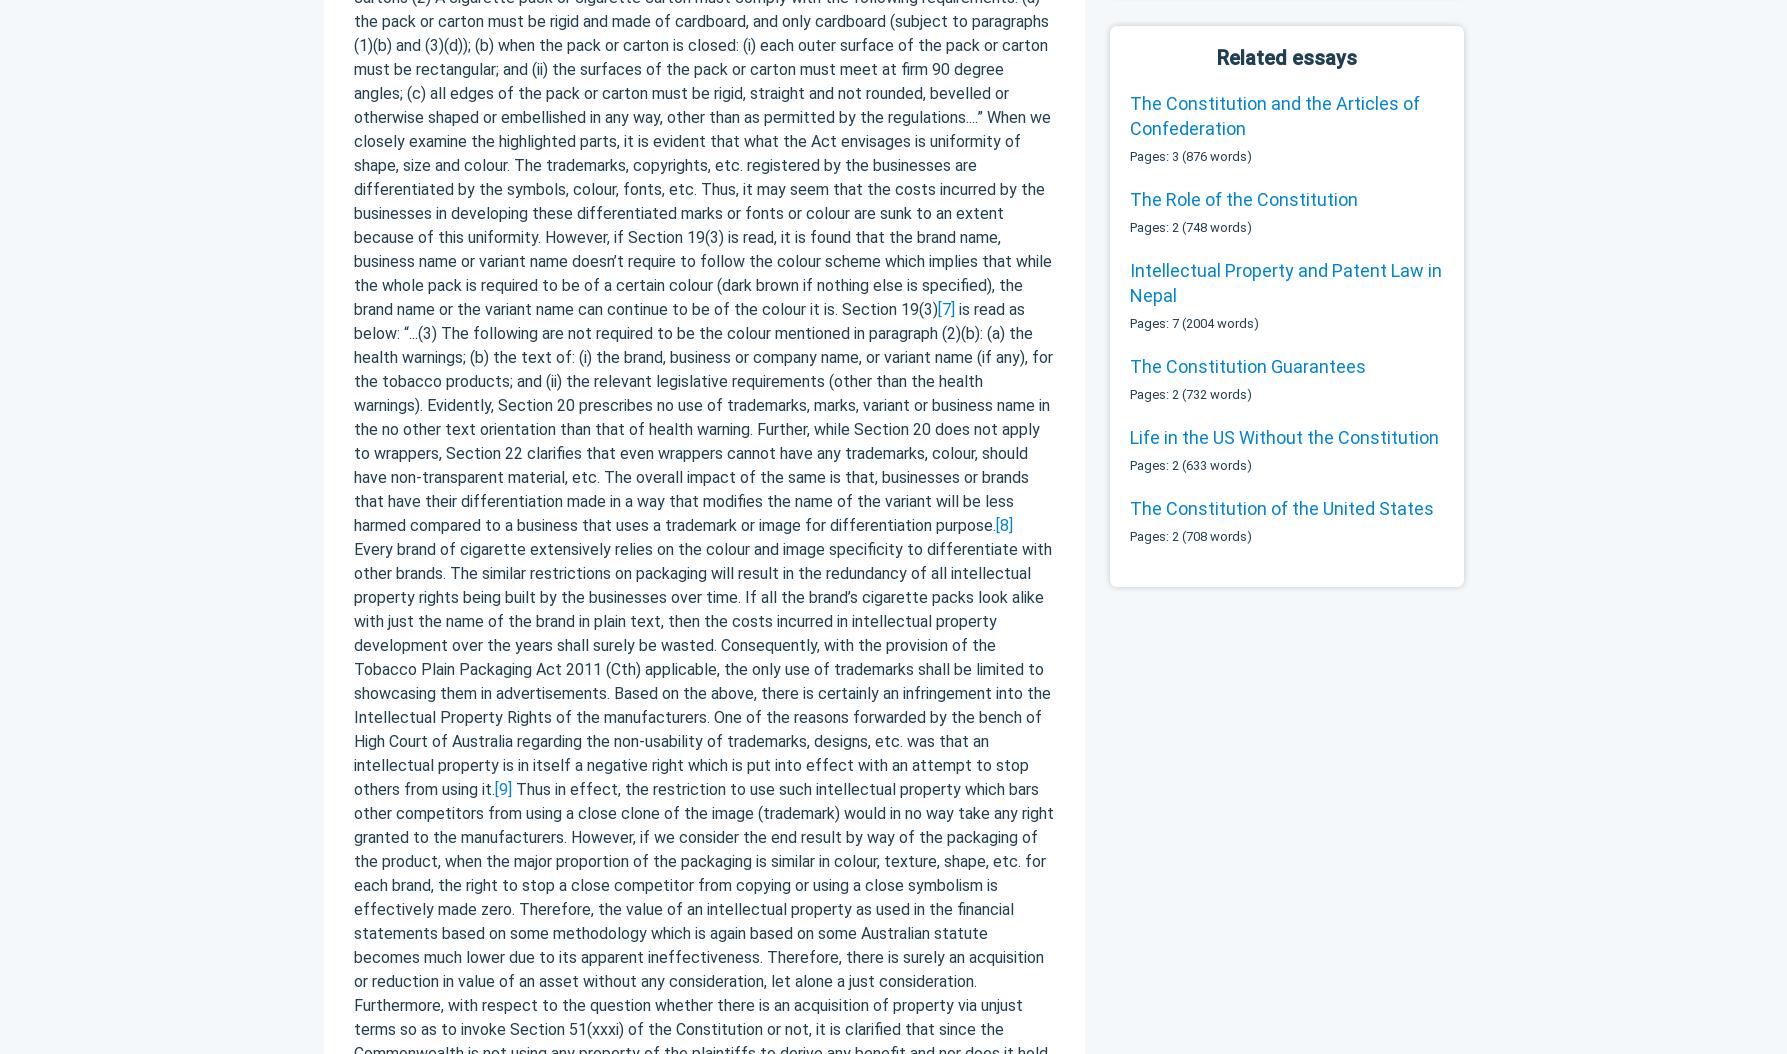 This screenshot has height=1054, width=1787. I want to click on 'Pages: 2 (748 words)', so click(1129, 226).